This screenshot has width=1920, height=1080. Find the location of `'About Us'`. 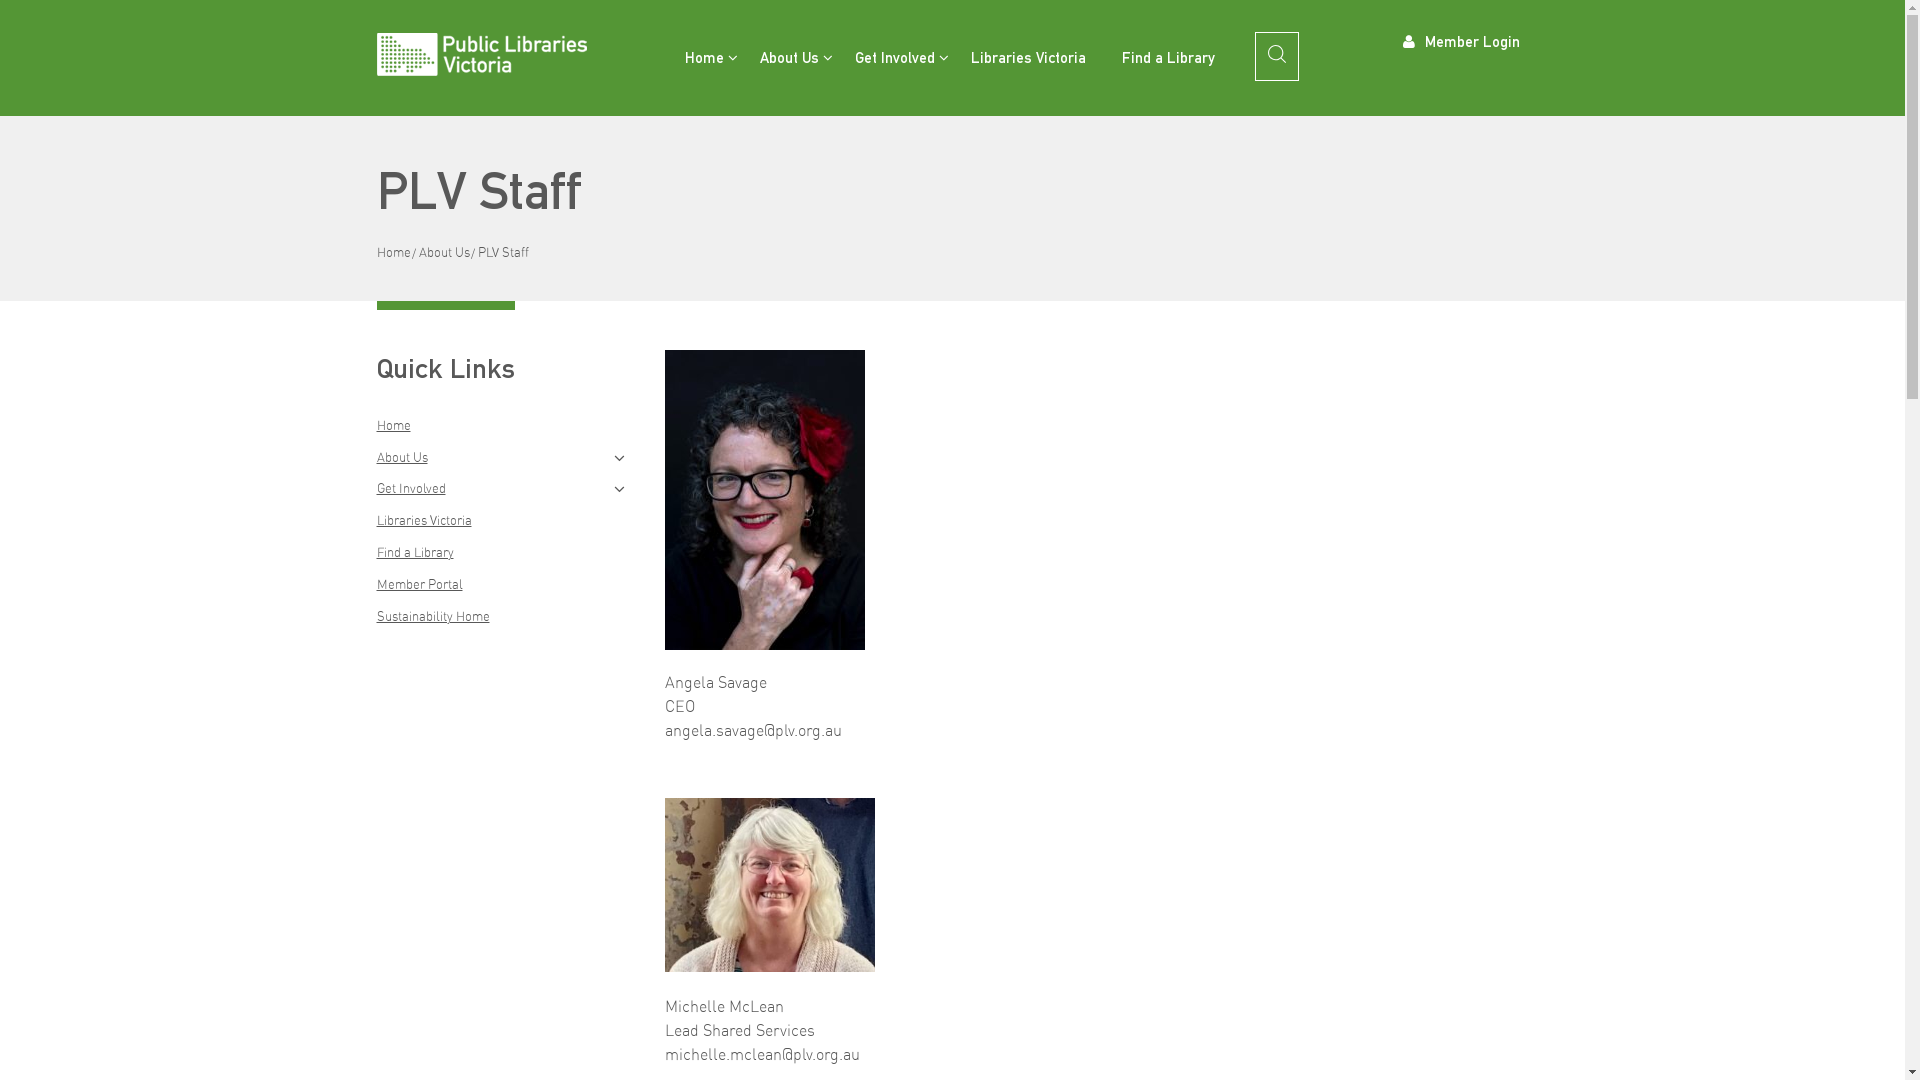

'About Us' is located at coordinates (442, 250).